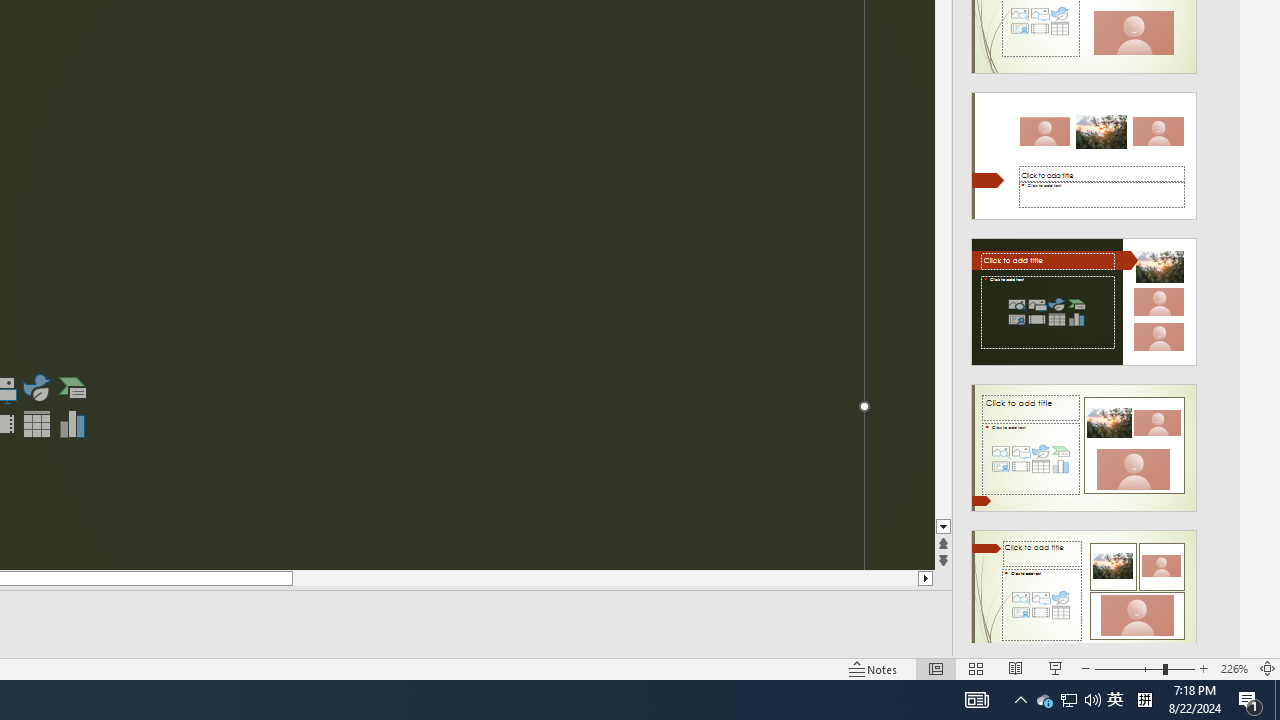  I want to click on 'Zoom 226%', so click(1233, 669).